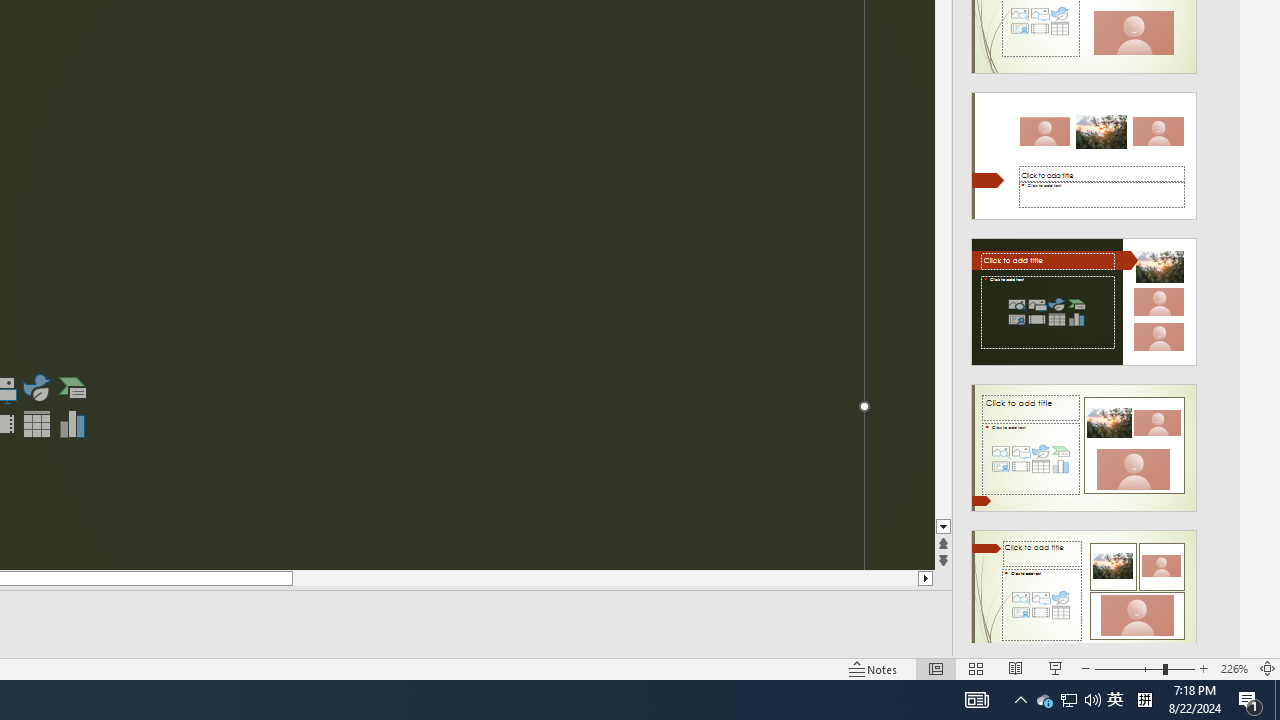  I want to click on 'Zoom 226%', so click(1233, 669).